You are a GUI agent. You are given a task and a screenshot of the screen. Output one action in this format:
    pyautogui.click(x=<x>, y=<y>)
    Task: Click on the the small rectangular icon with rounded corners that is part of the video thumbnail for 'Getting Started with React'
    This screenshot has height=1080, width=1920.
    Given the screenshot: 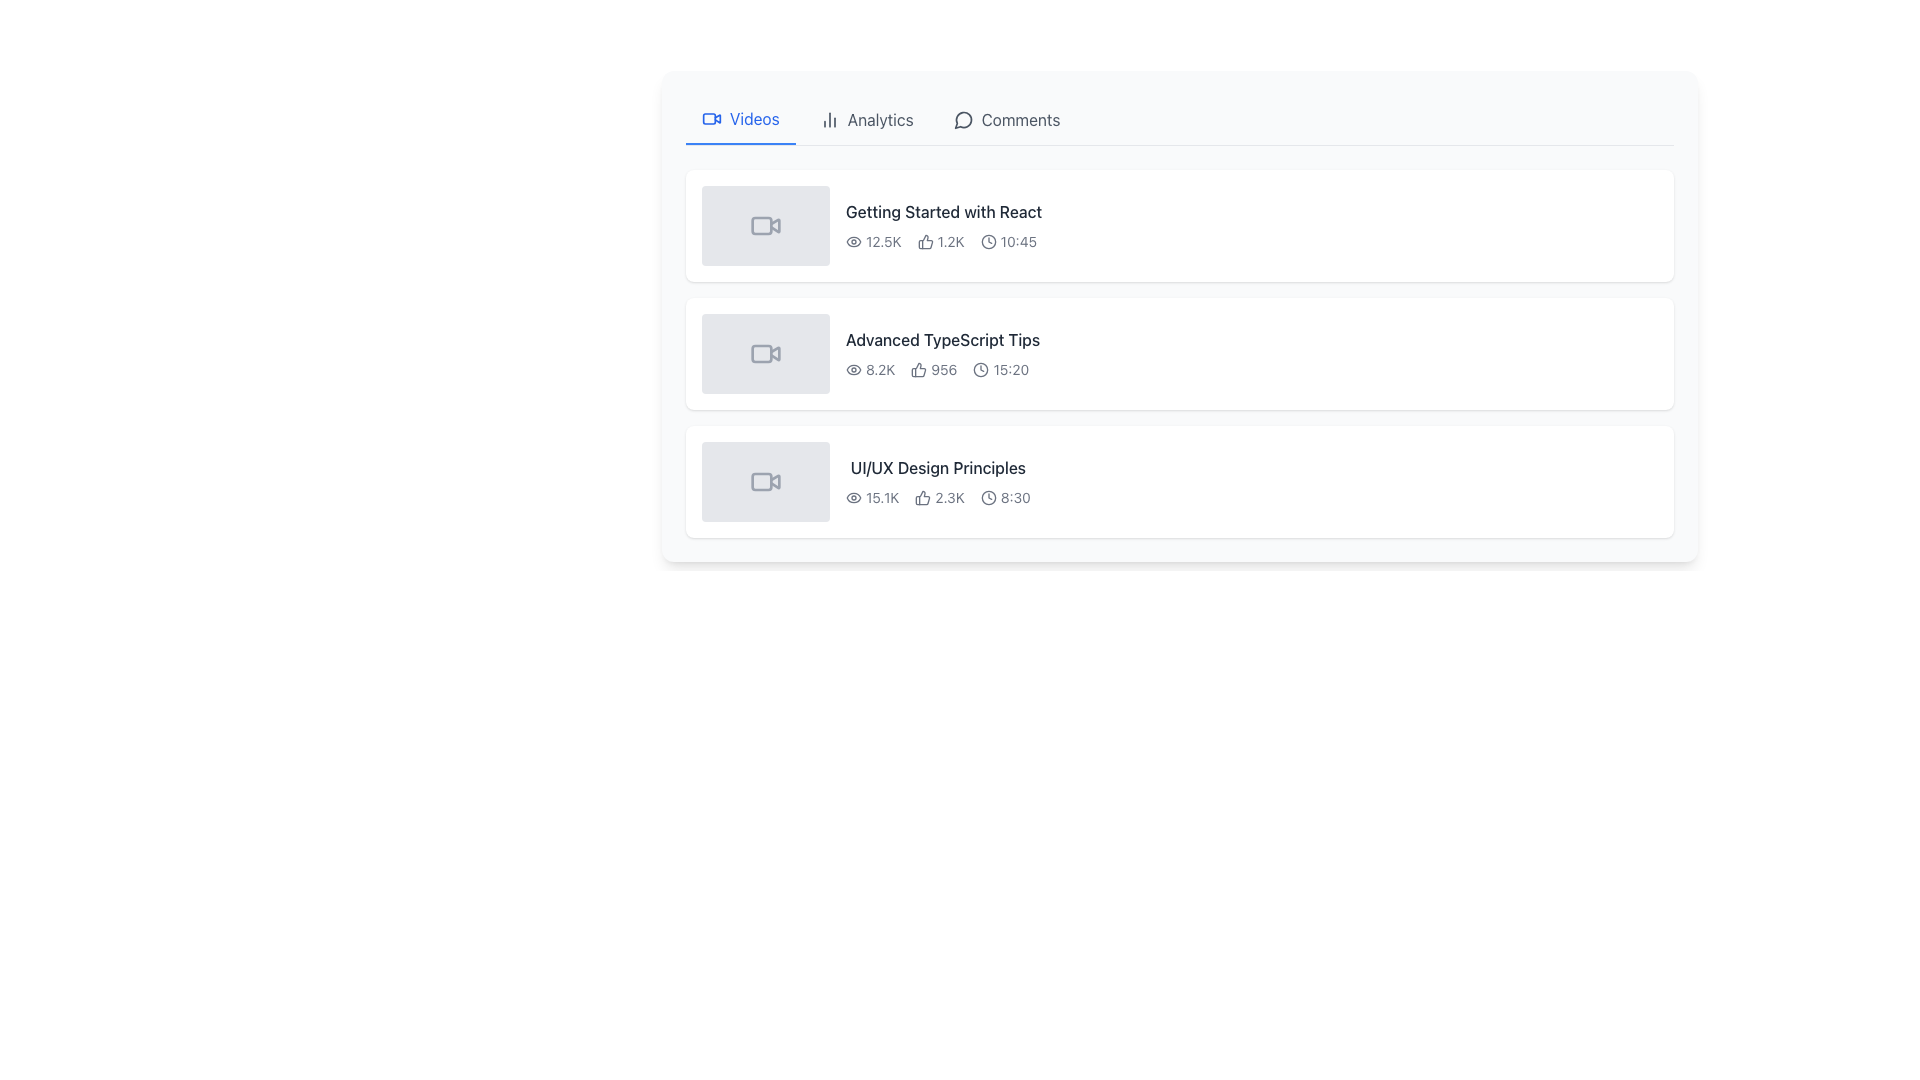 What is the action you would take?
    pyautogui.click(x=761, y=225)
    